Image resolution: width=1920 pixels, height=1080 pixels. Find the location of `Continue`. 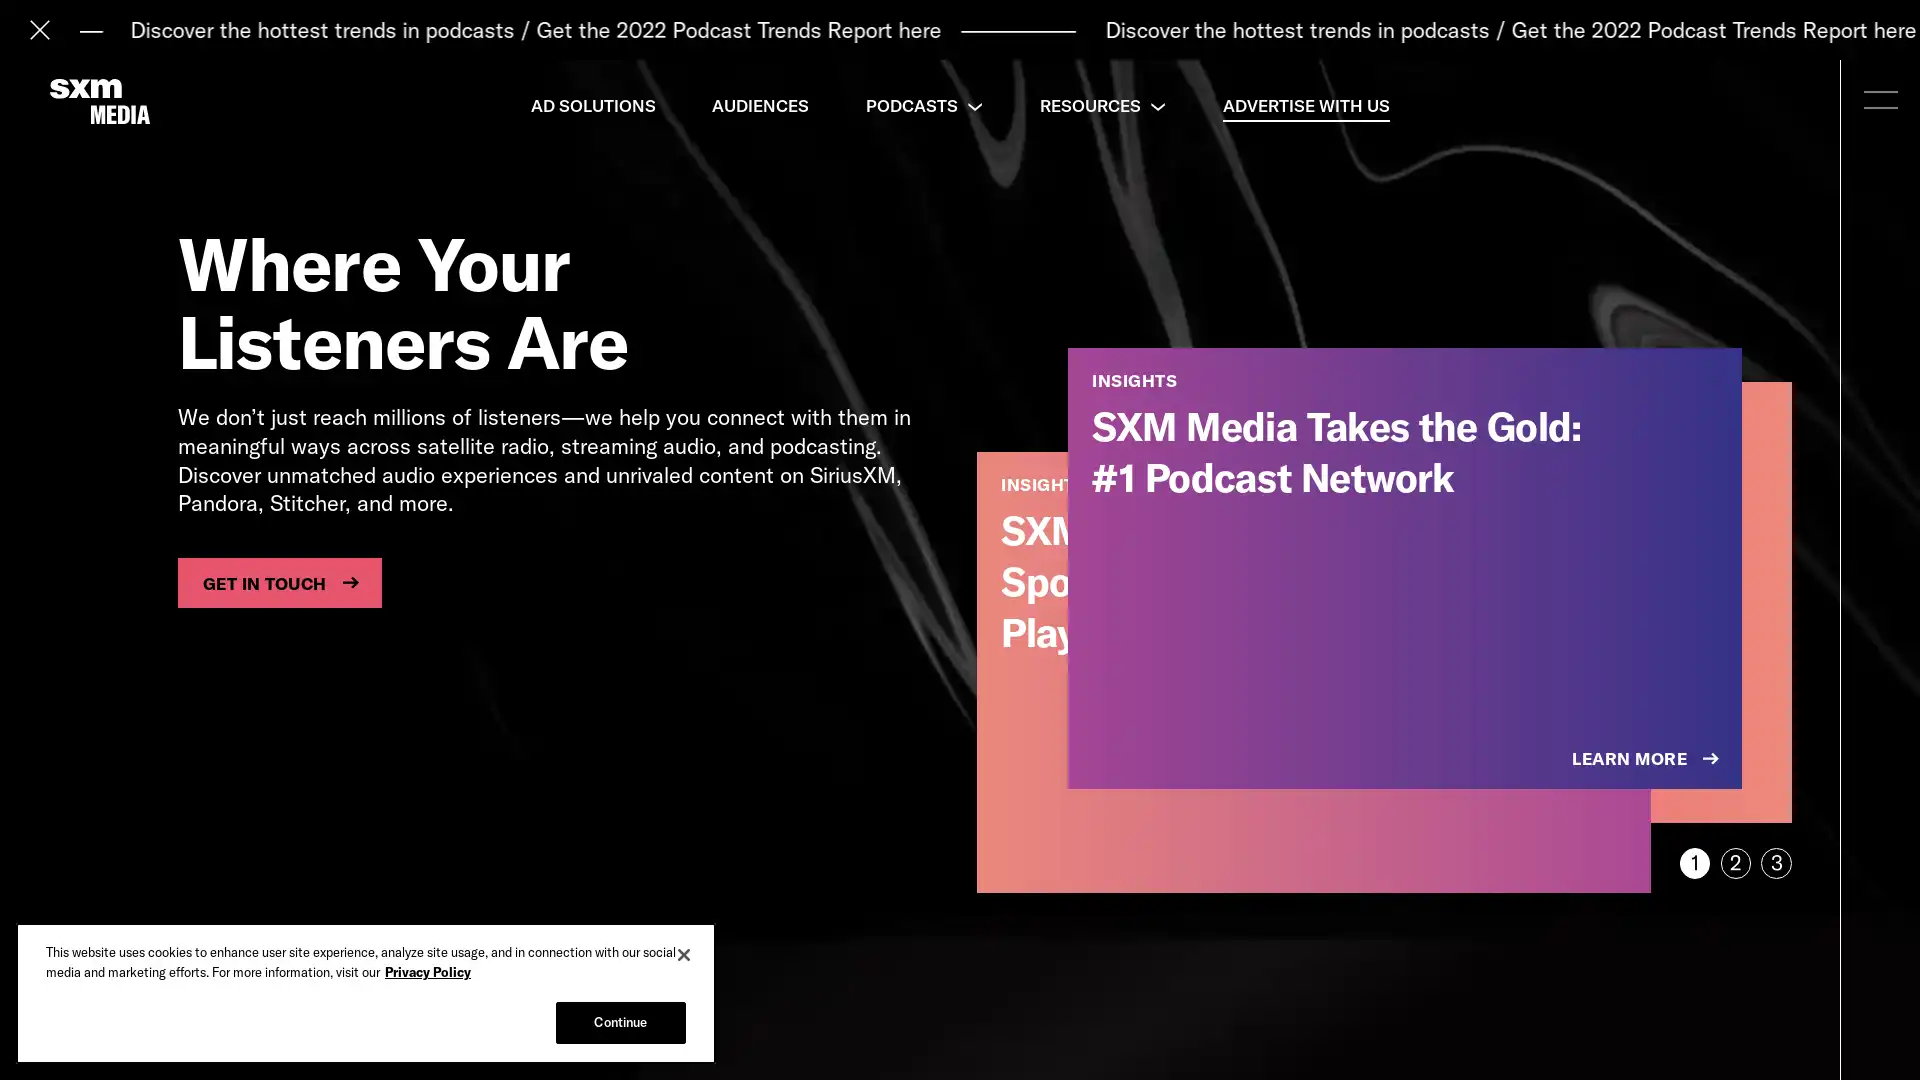

Continue is located at coordinates (619, 1022).